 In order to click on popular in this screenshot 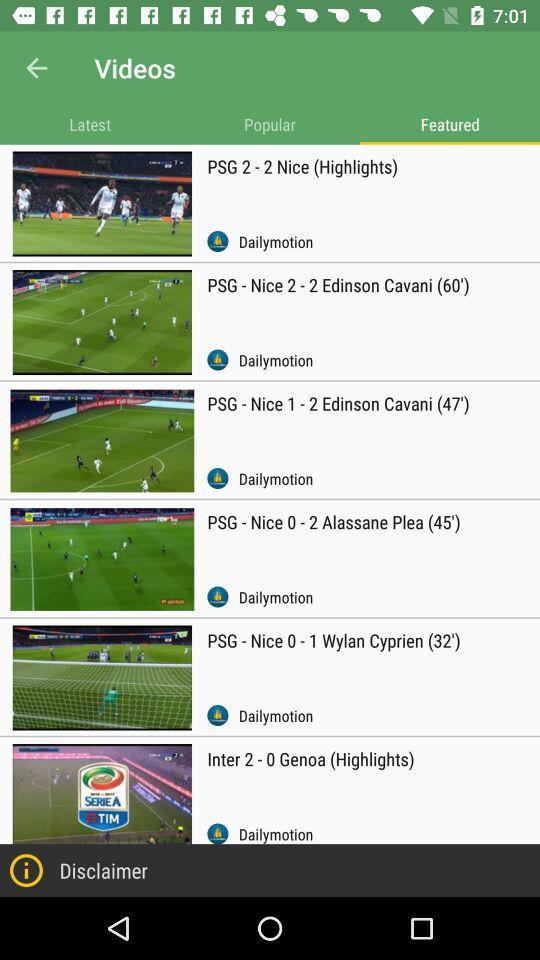, I will do `click(270, 123)`.